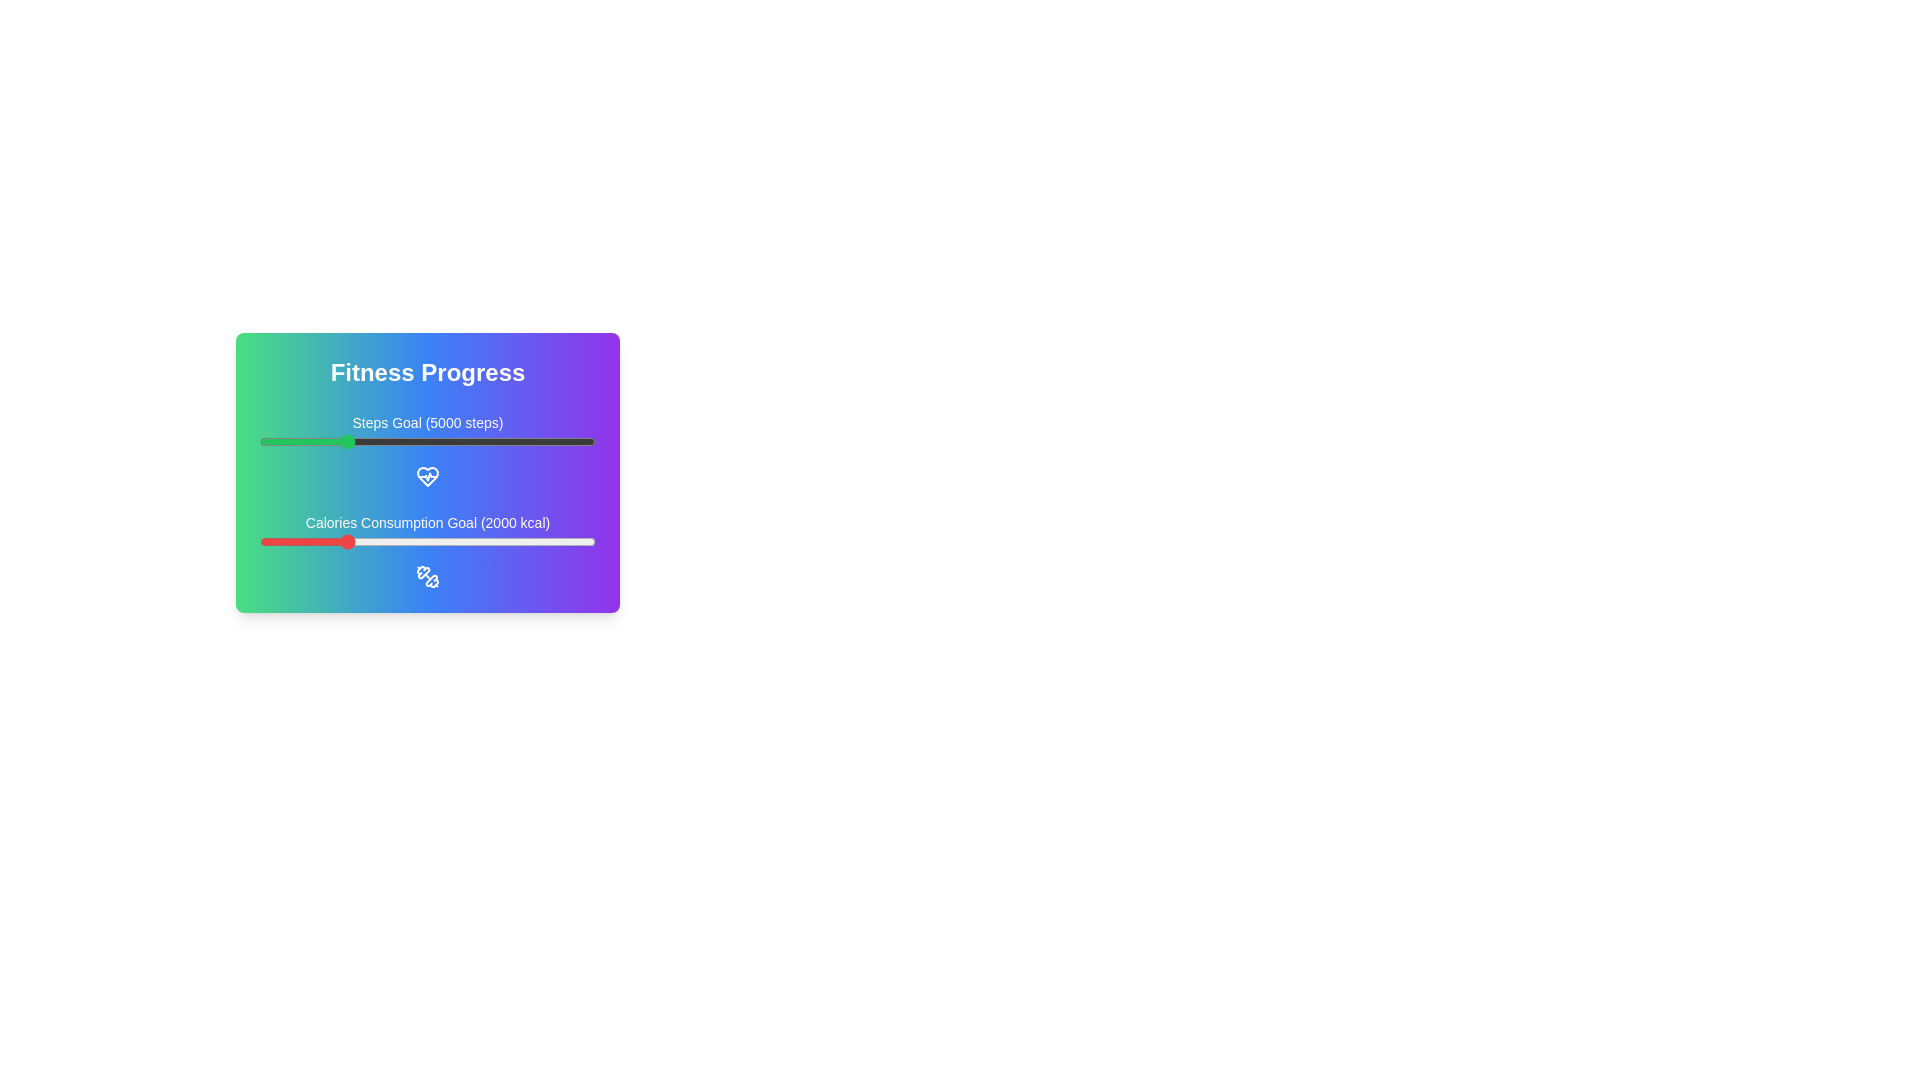 This screenshot has width=1920, height=1080. What do you see at coordinates (457, 441) in the screenshot?
I see `the steps goal` at bounding box center [457, 441].